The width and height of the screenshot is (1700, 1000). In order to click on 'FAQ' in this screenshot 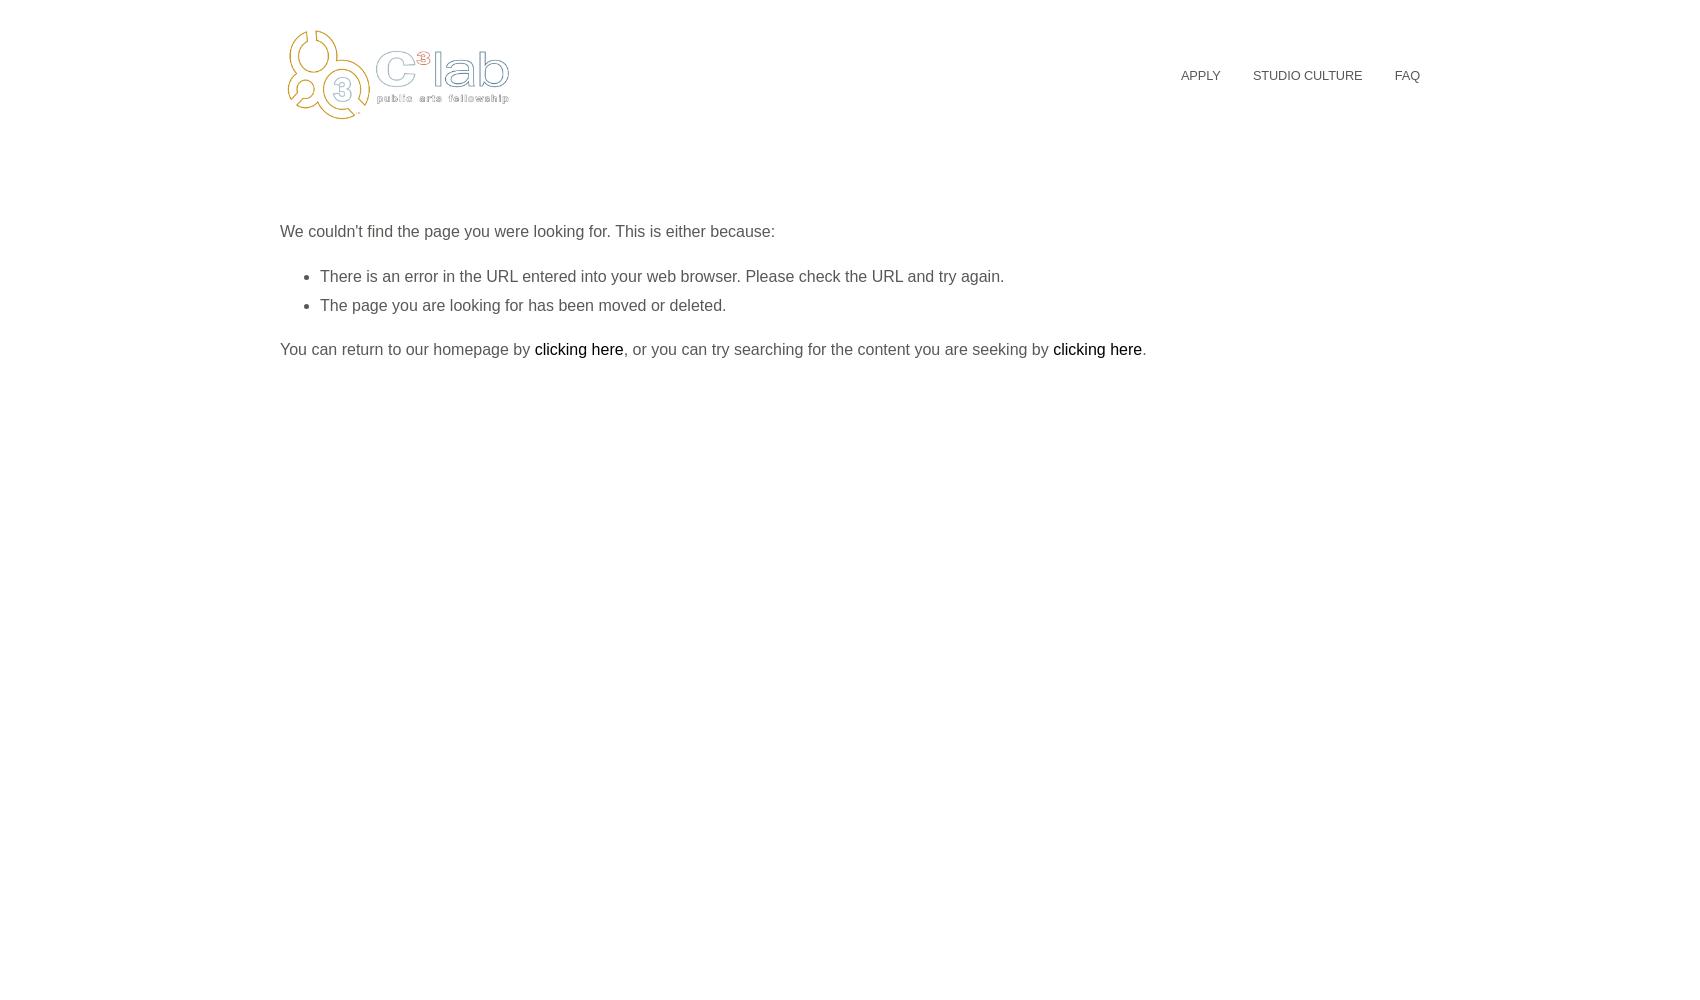, I will do `click(1393, 73)`.